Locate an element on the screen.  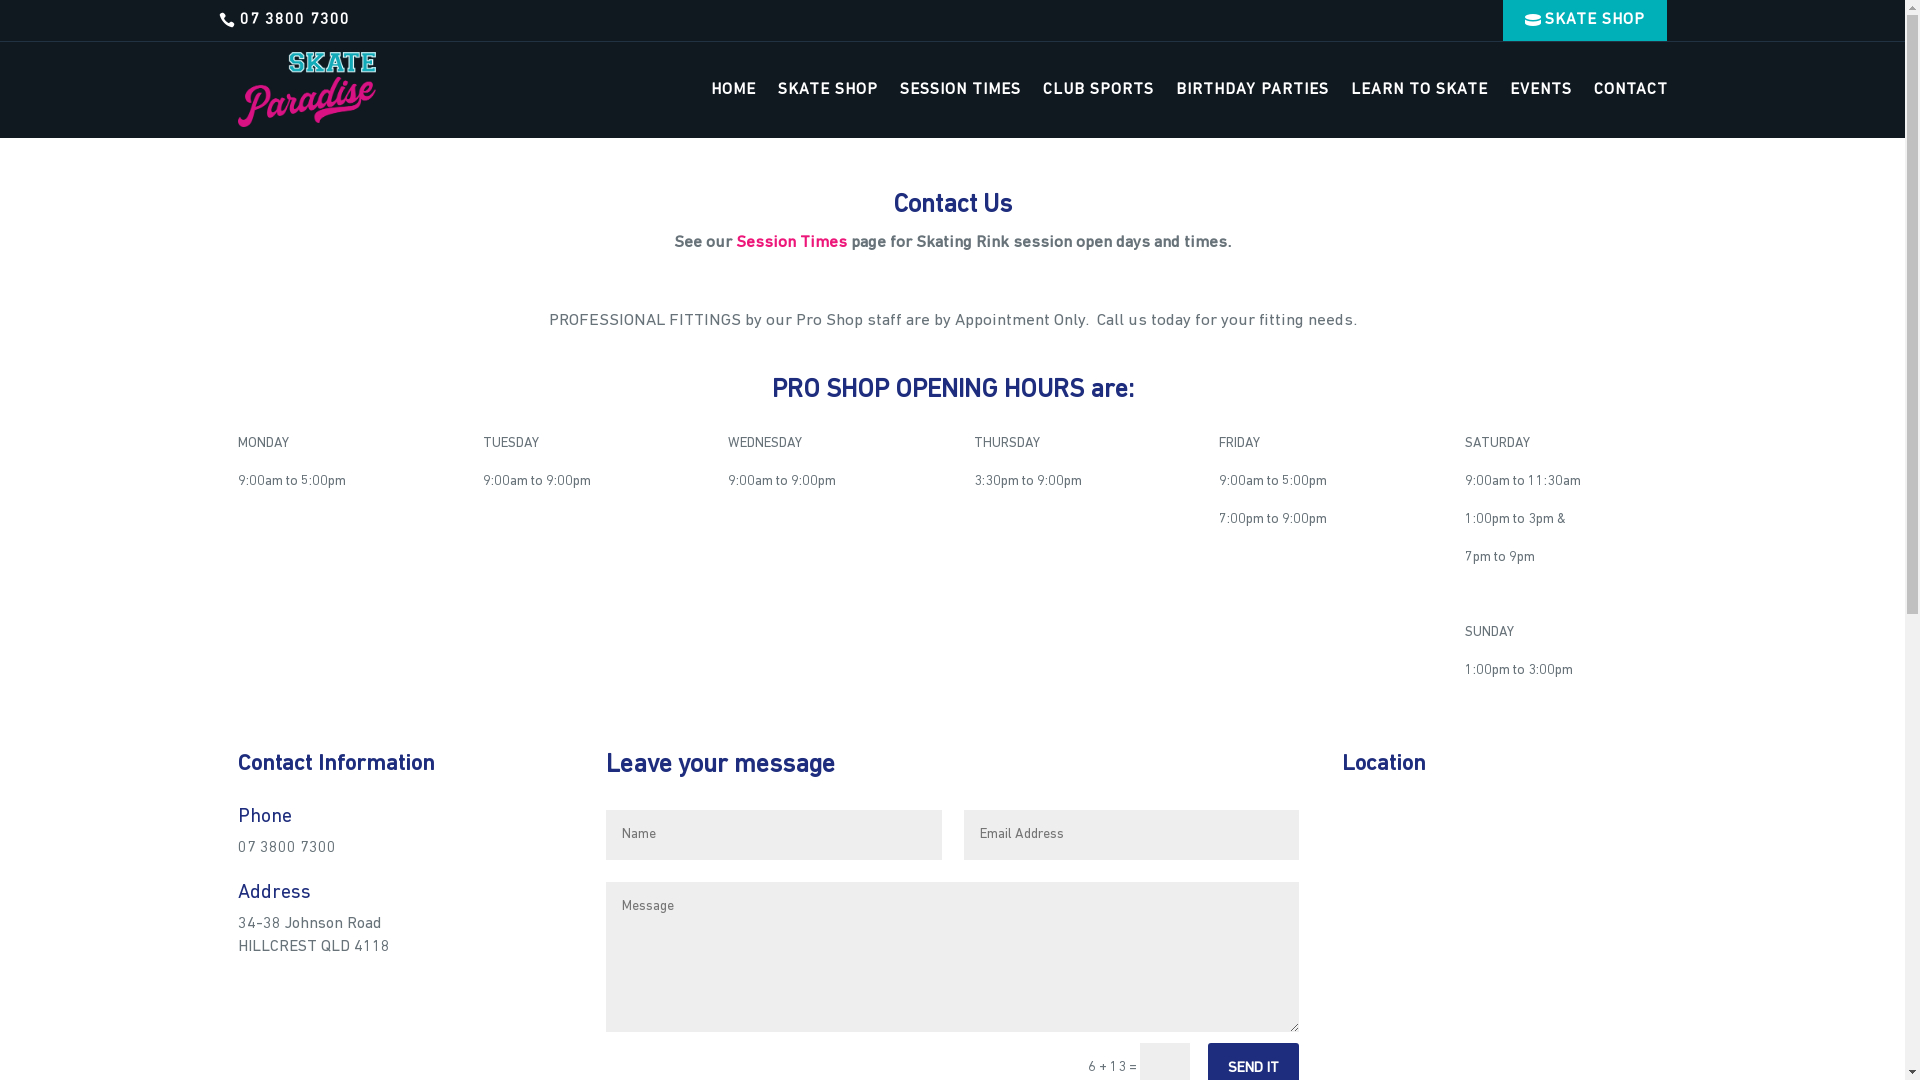
'SKATE SHOP' is located at coordinates (1583, 20).